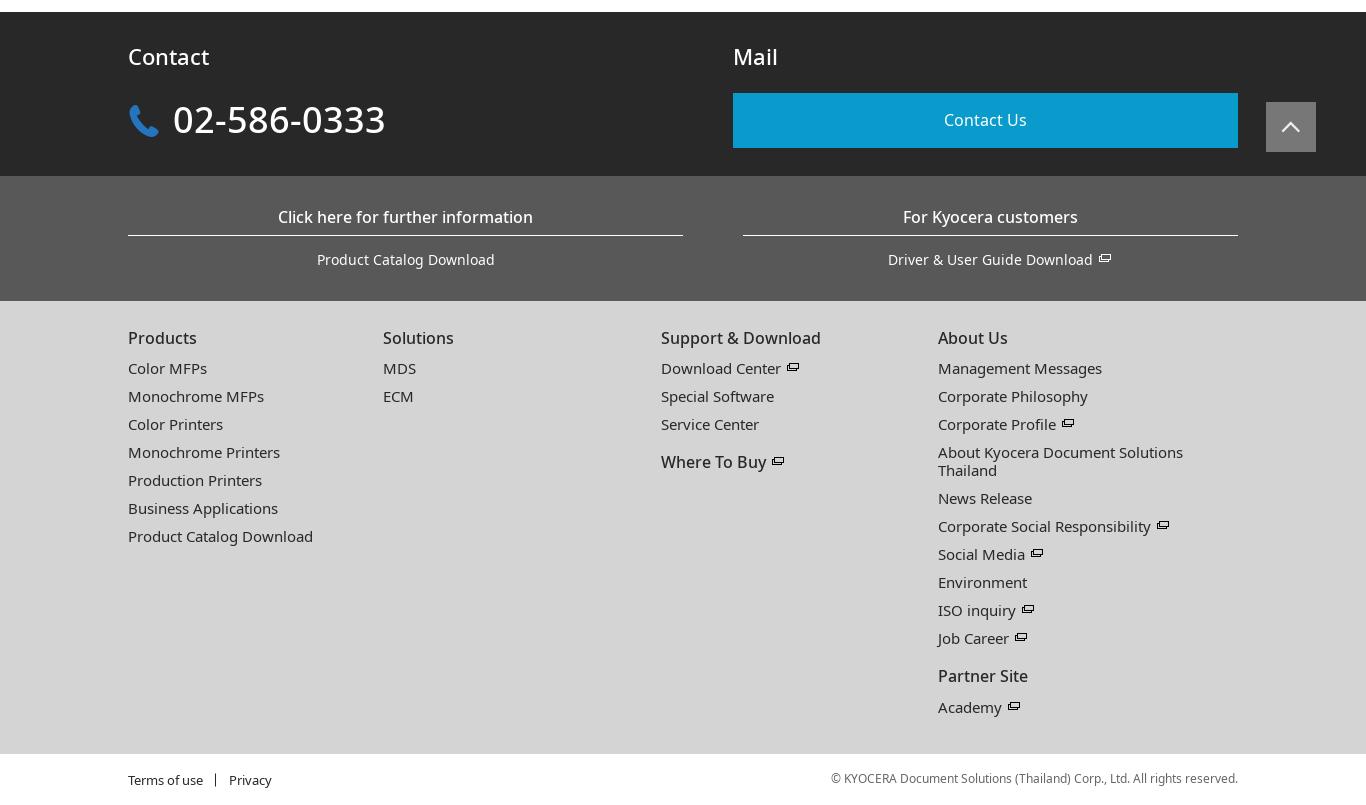  What do you see at coordinates (973, 337) in the screenshot?
I see `'About Us'` at bounding box center [973, 337].